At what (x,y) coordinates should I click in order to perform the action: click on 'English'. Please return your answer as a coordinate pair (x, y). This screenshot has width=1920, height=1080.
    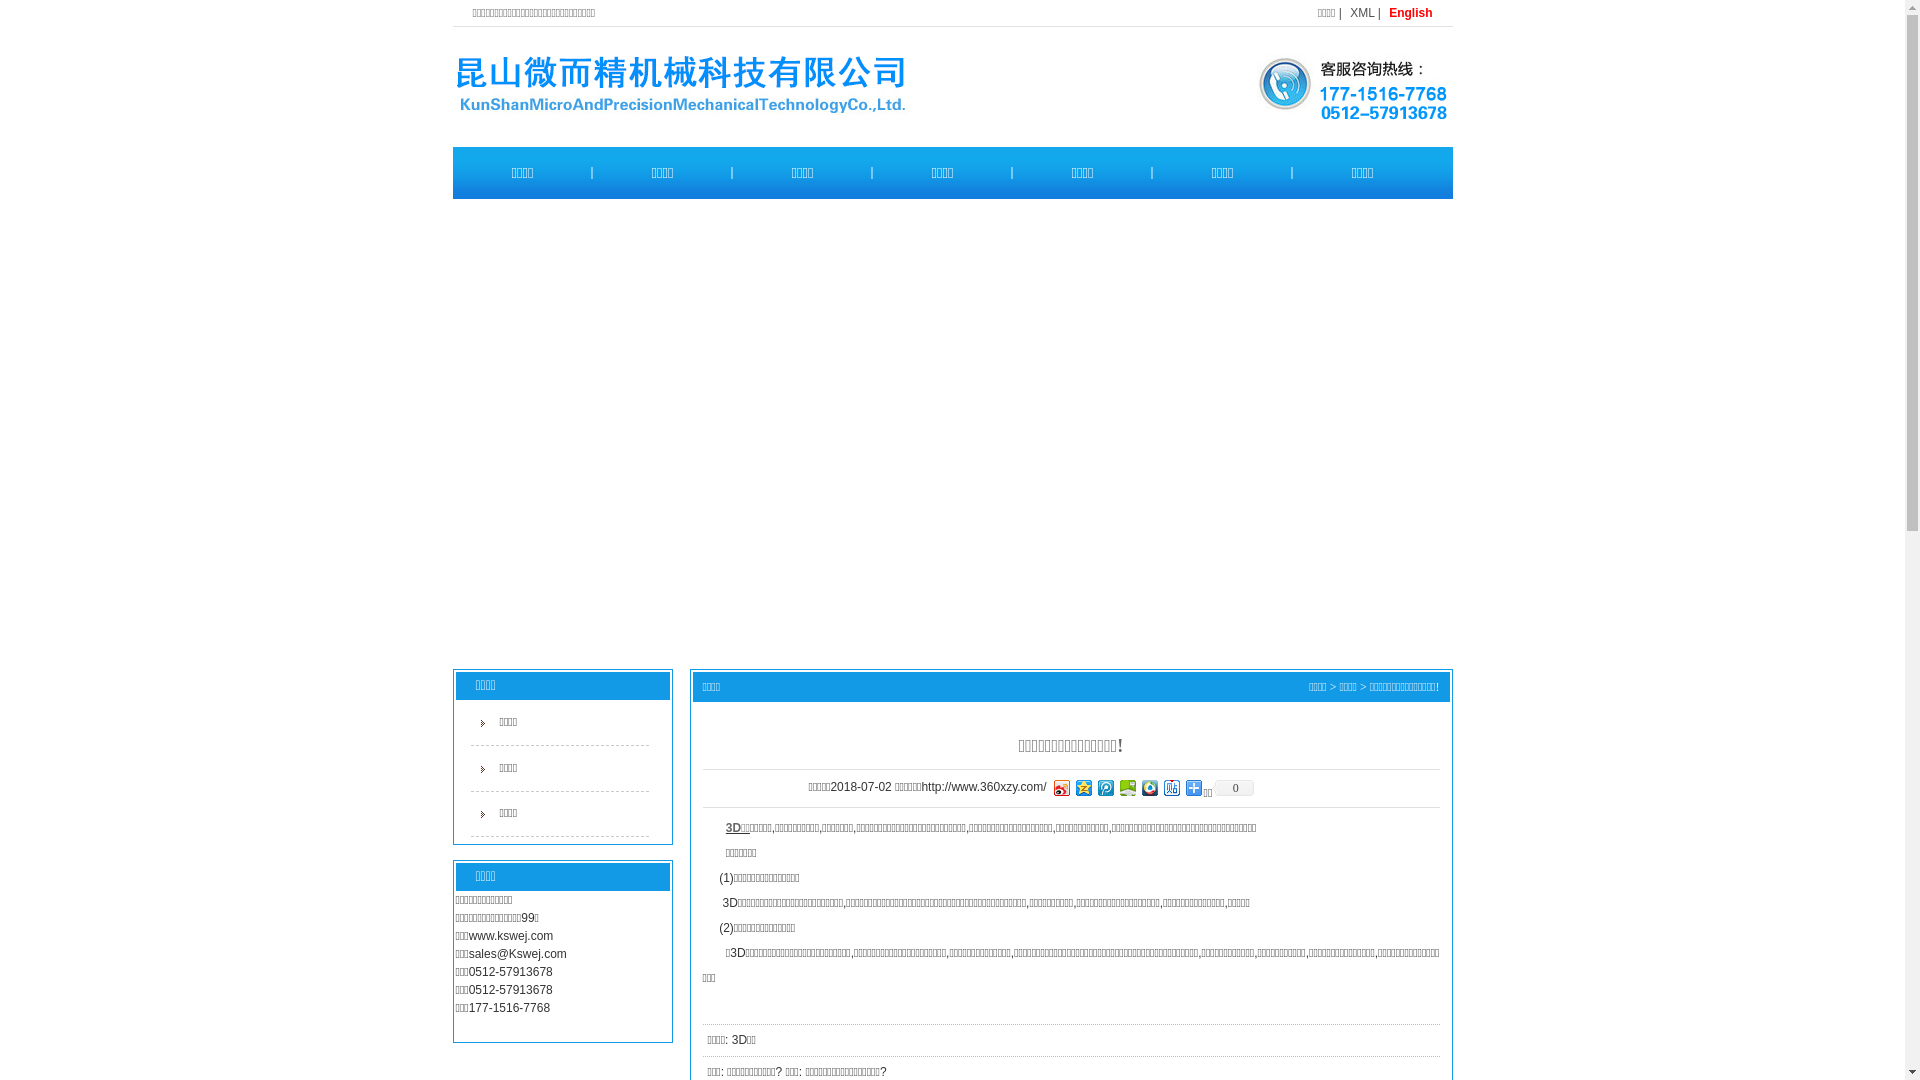
    Looking at the image, I should click on (1387, 12).